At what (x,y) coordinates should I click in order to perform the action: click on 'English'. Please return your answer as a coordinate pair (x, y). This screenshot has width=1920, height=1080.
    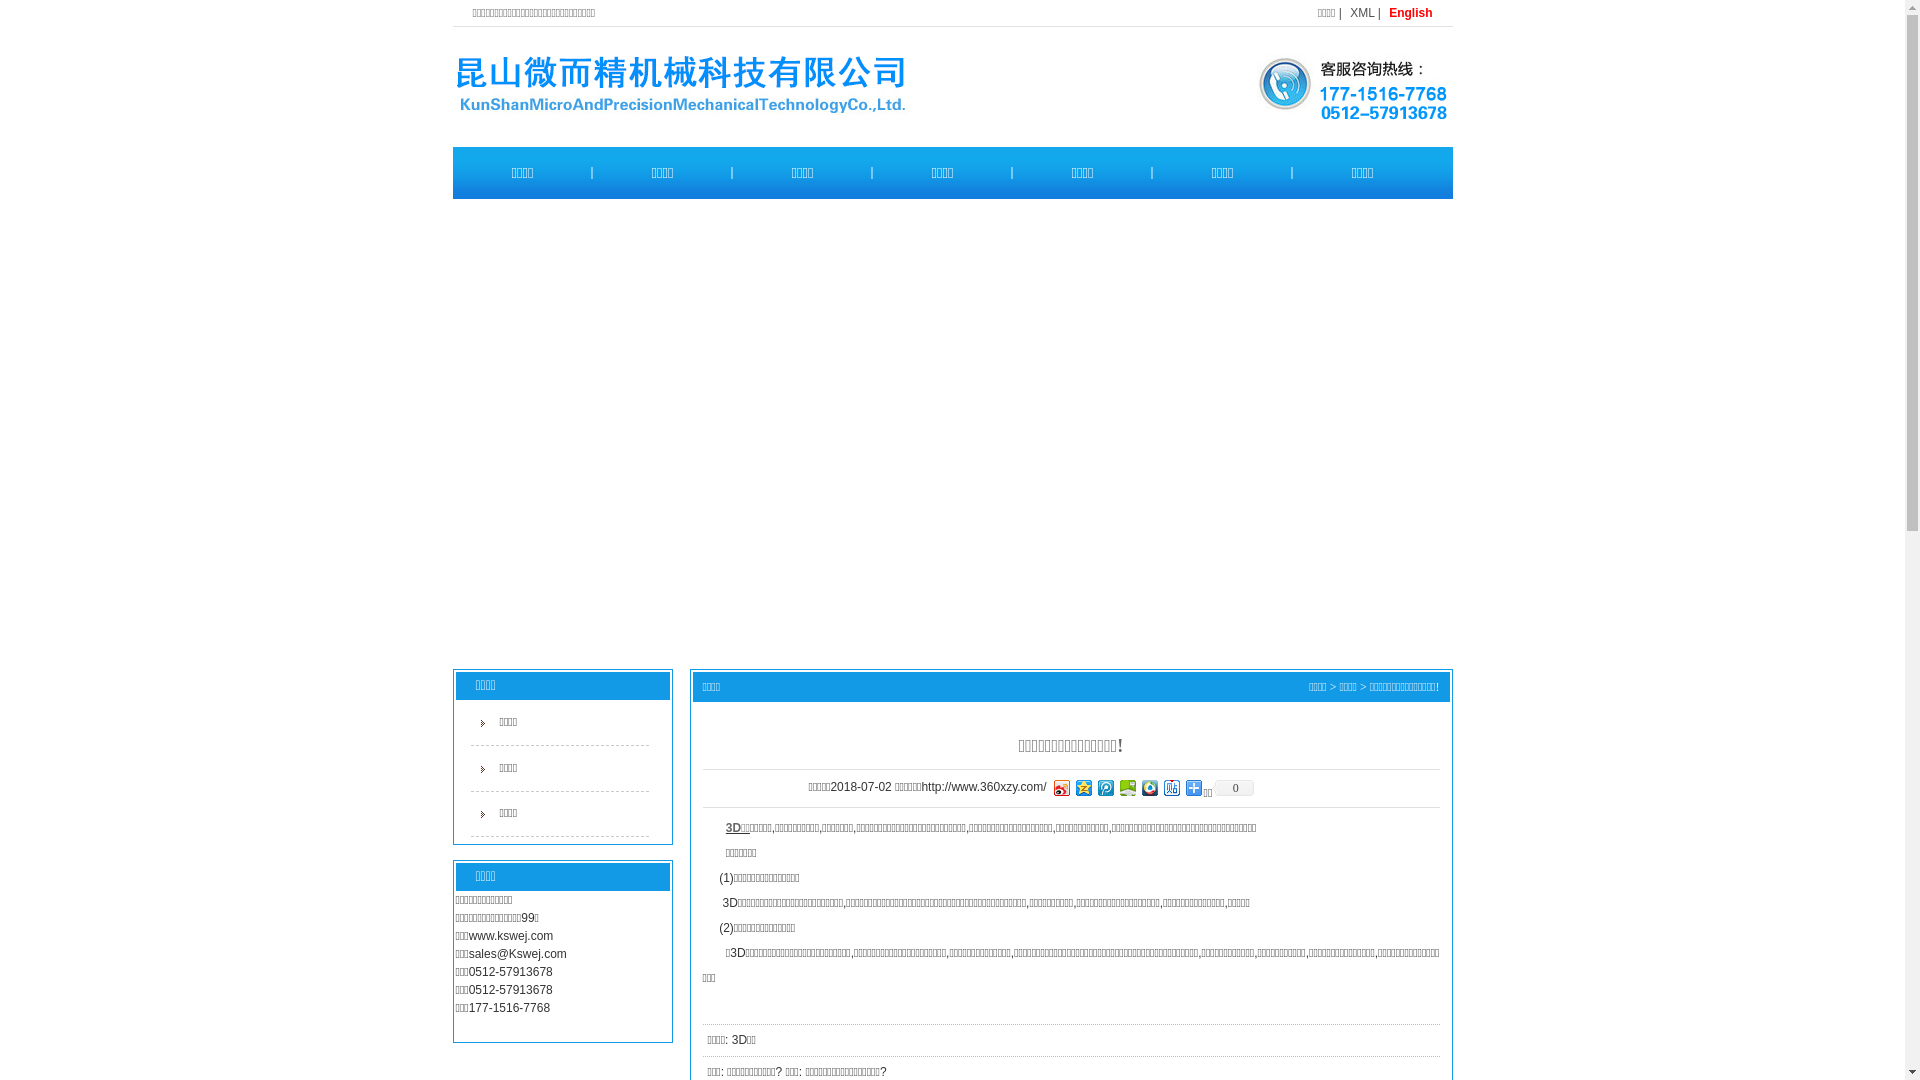
    Looking at the image, I should click on (1387, 12).